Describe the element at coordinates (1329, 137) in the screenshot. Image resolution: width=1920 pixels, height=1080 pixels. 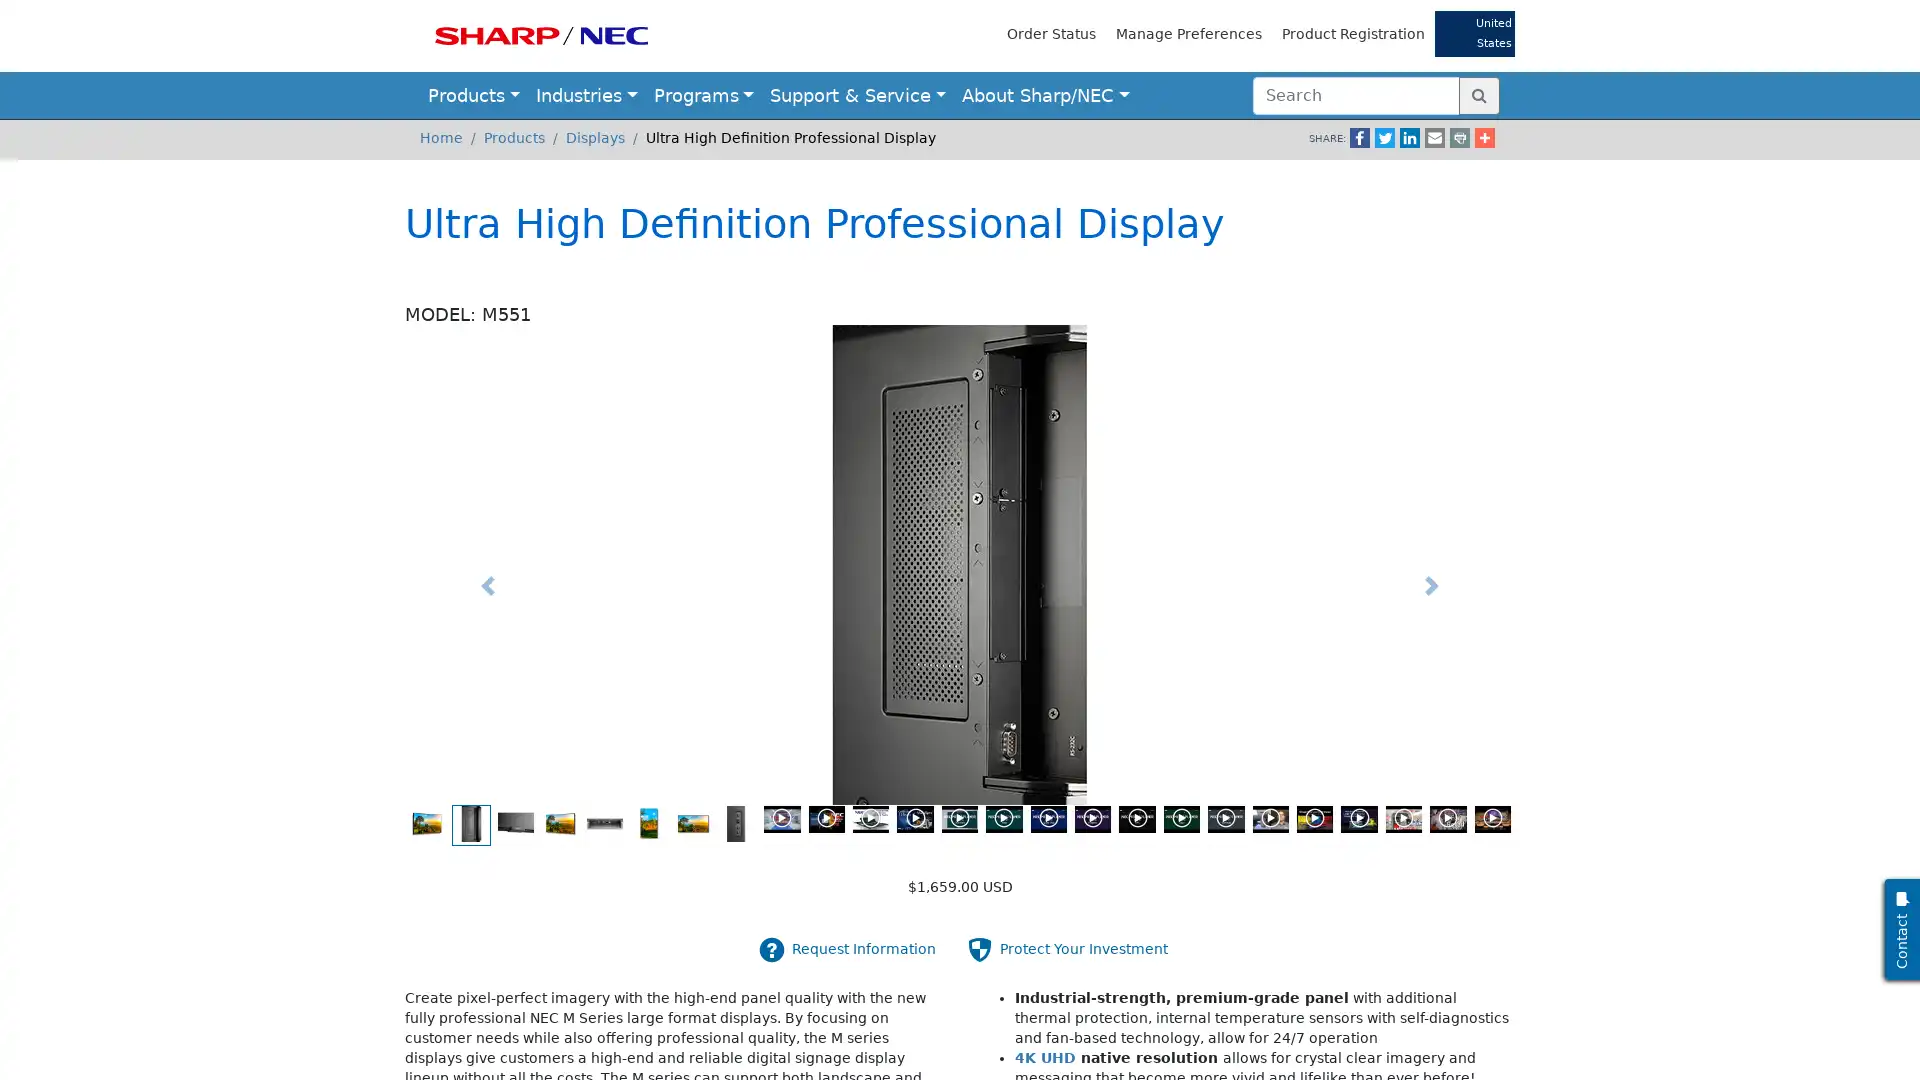
I see `Share to Facebook` at that location.